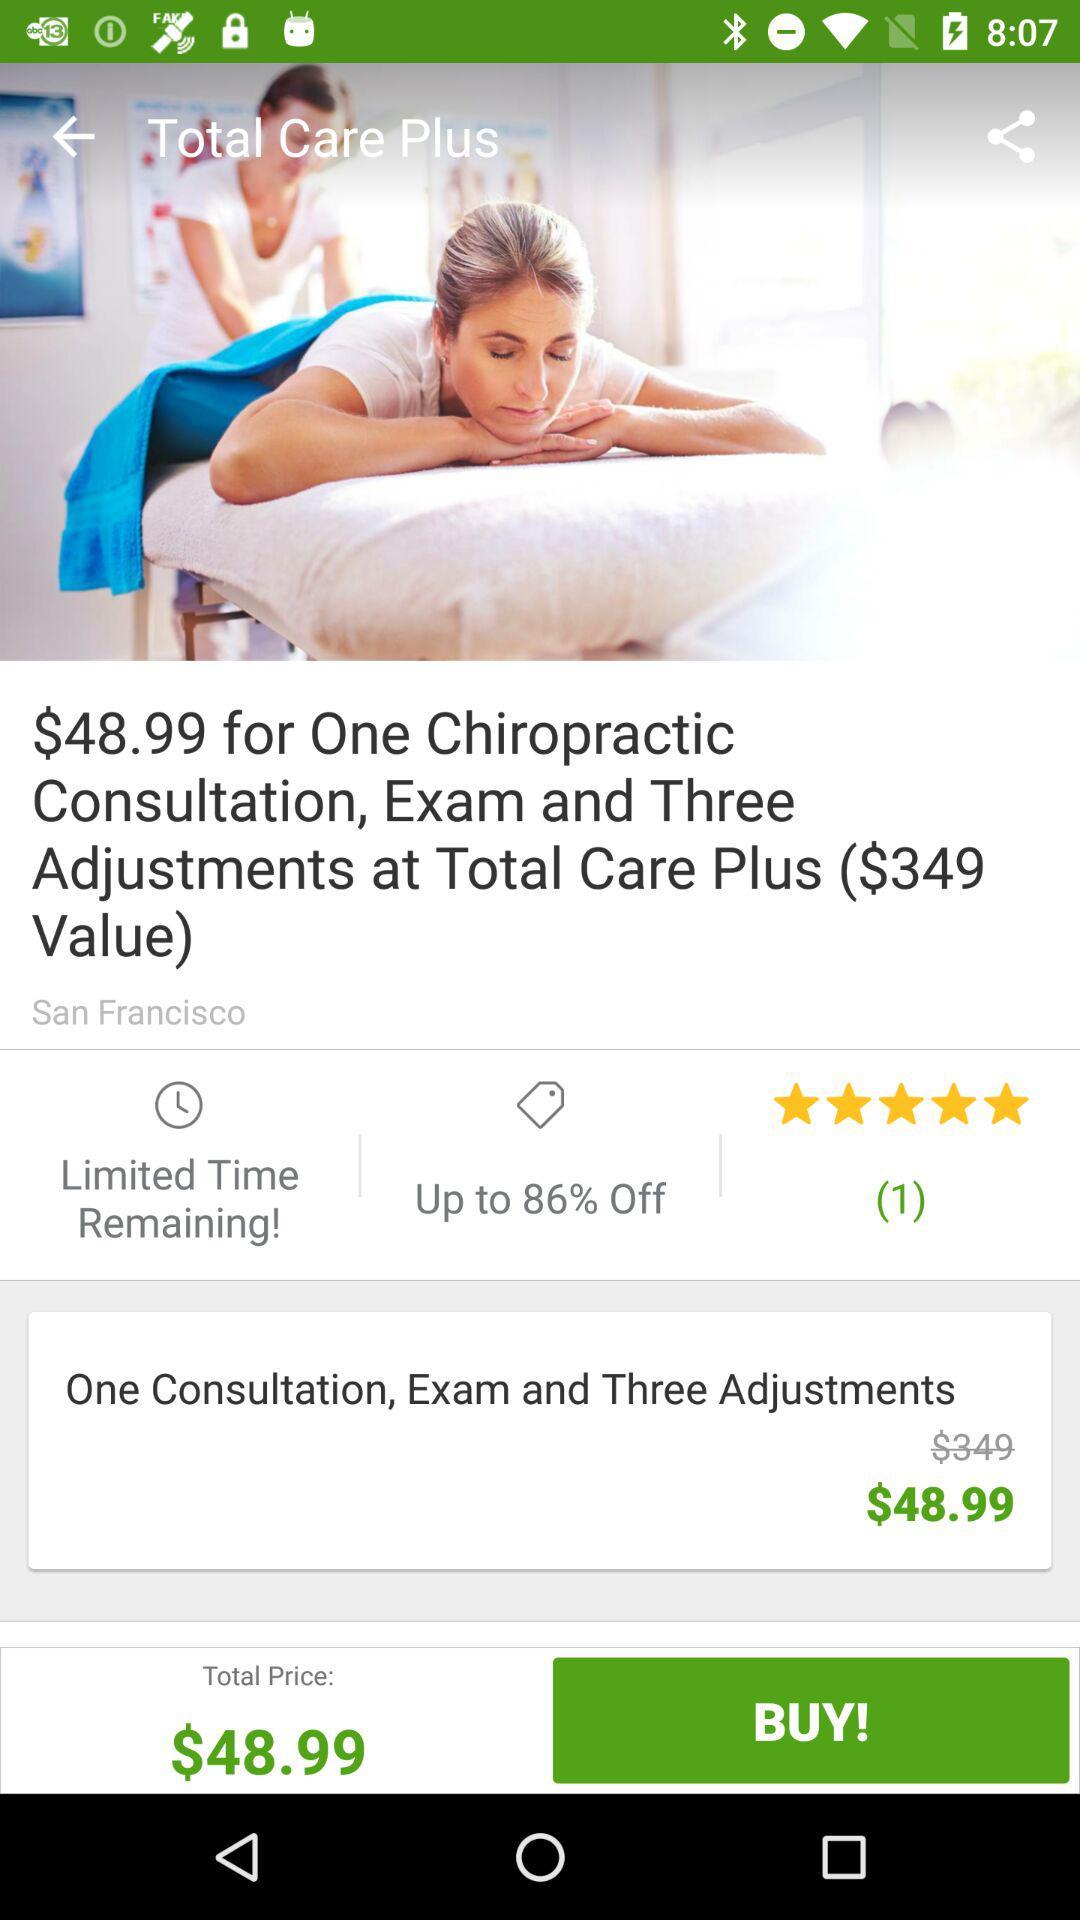 The image size is (1080, 1920). What do you see at coordinates (540, 1011) in the screenshot?
I see `item below 48 99 for` at bounding box center [540, 1011].